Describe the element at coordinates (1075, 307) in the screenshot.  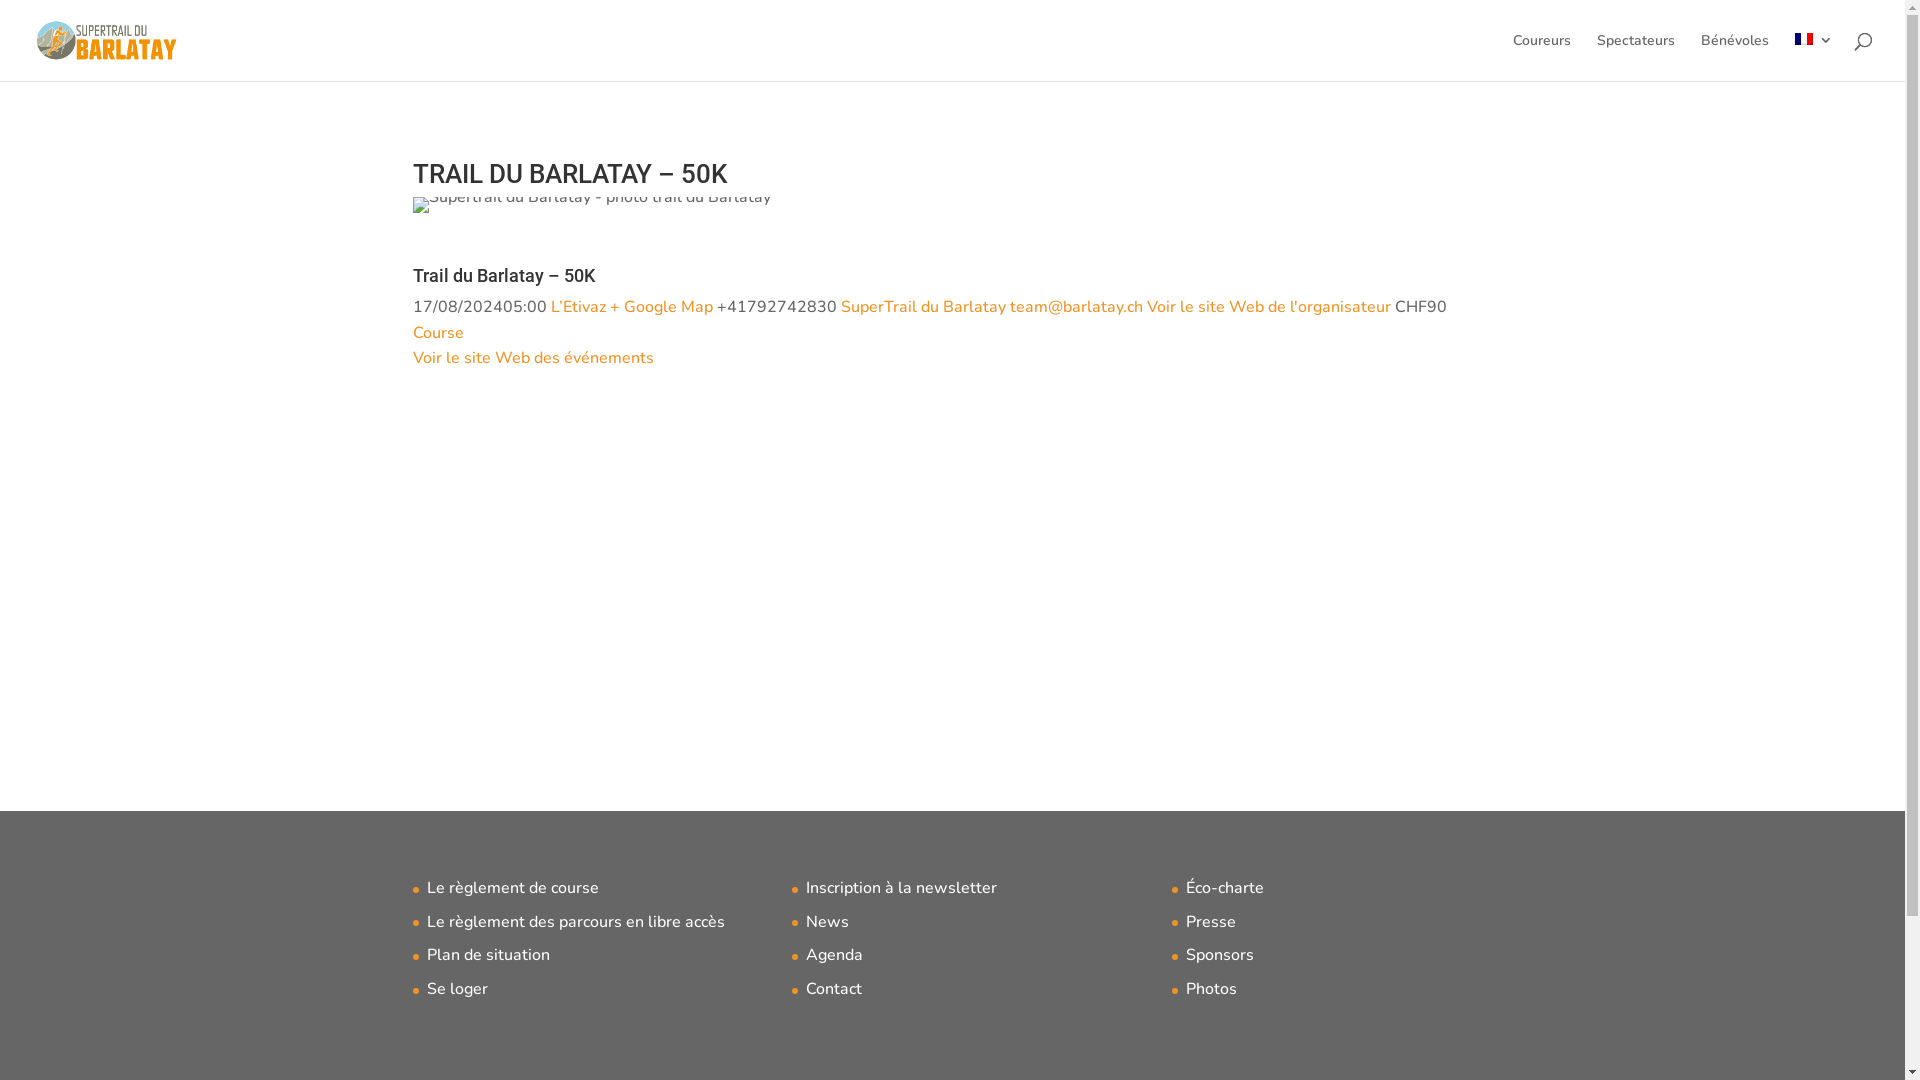
I see `'team@barlatay.ch'` at that location.